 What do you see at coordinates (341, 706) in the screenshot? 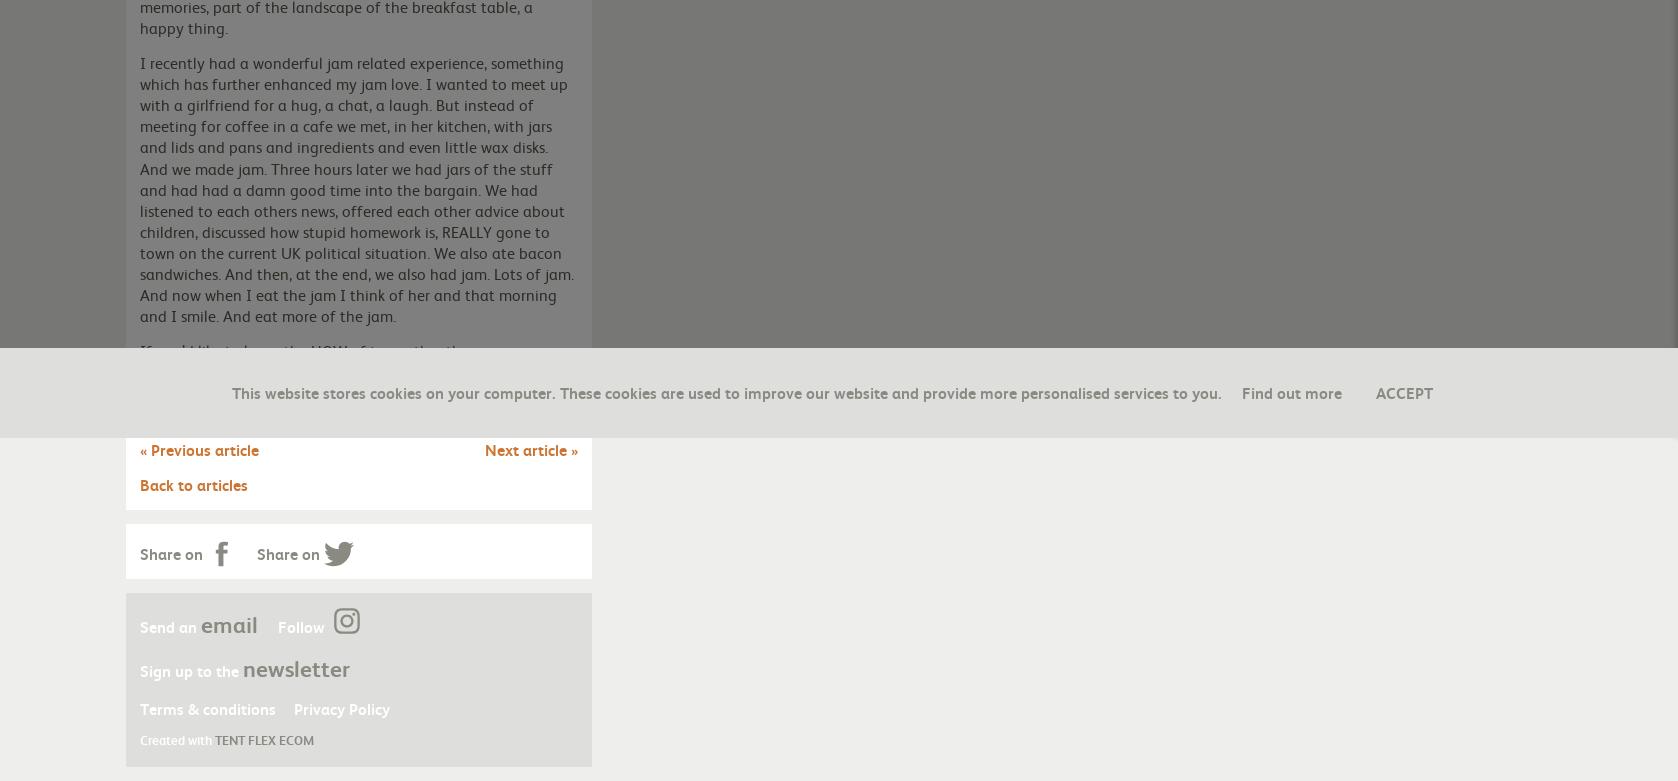
I see `'Privacy Policy'` at bounding box center [341, 706].